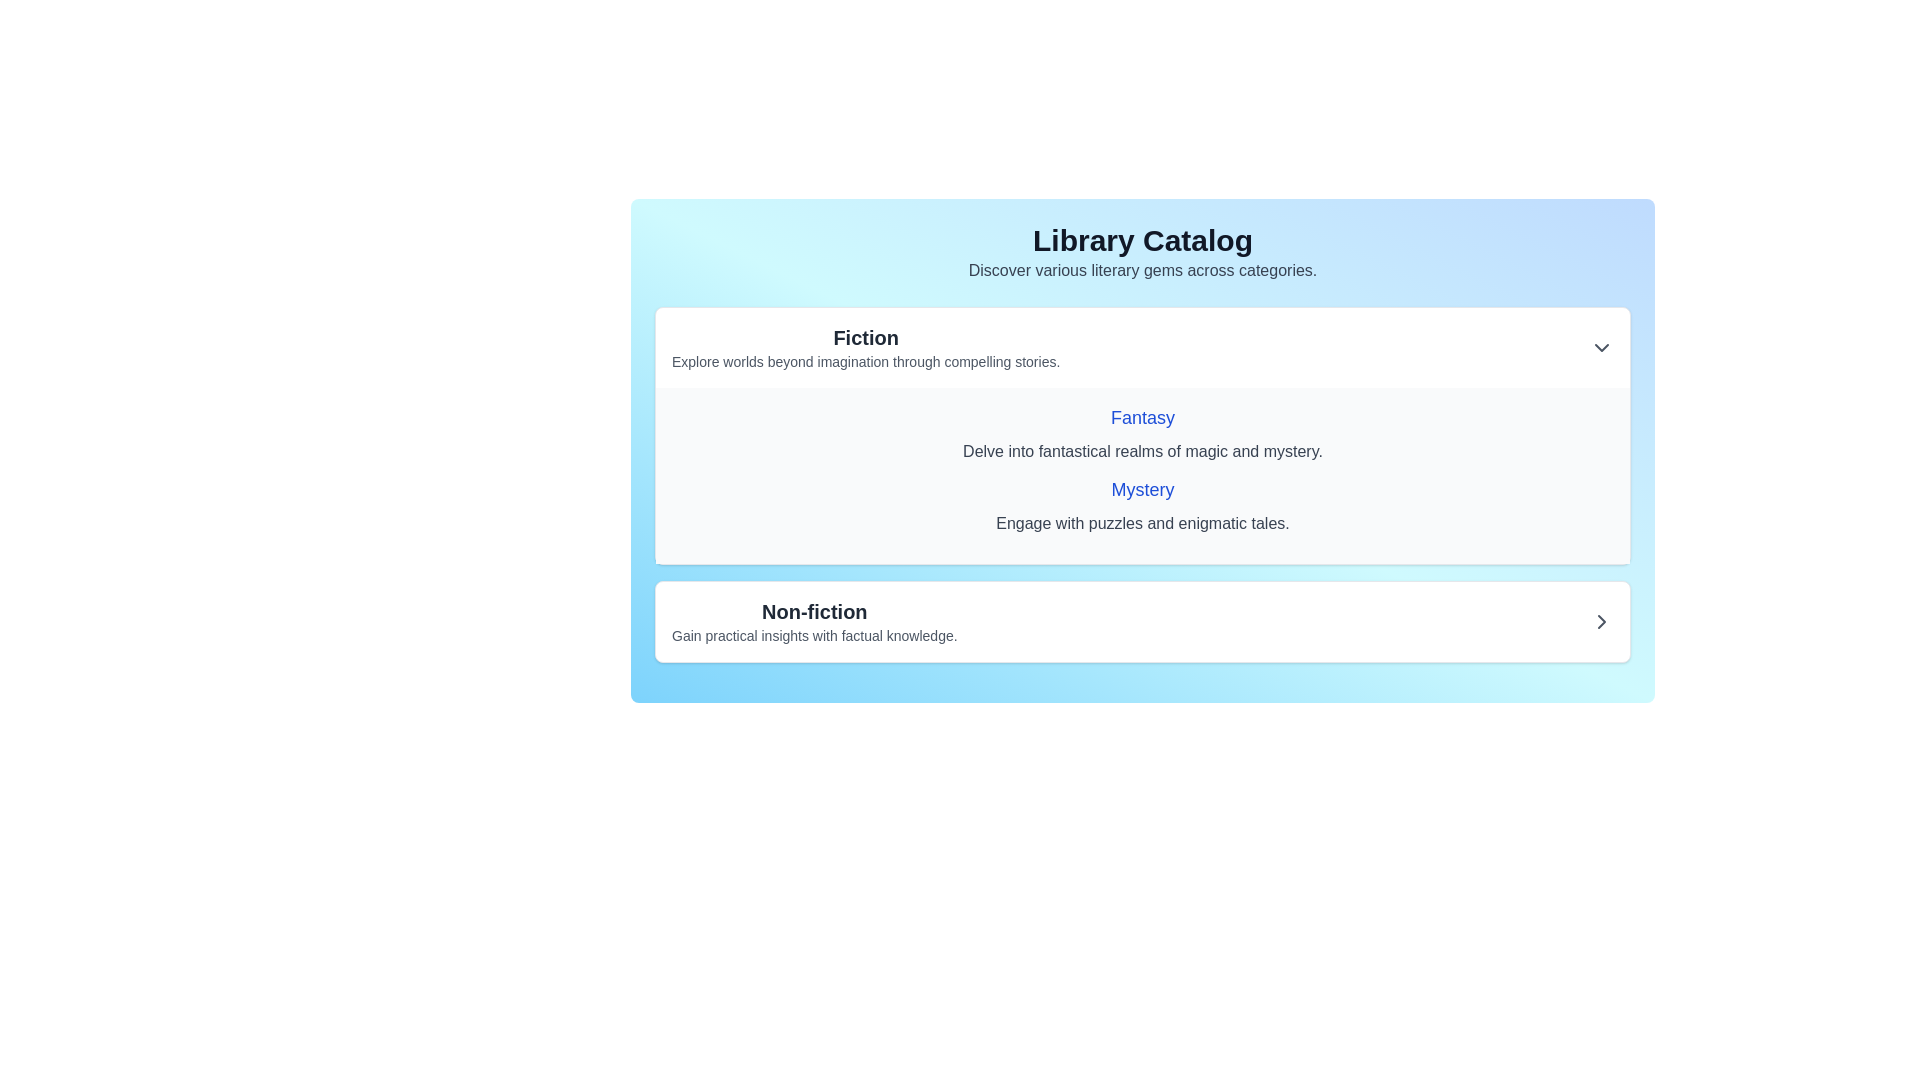 The width and height of the screenshot is (1920, 1080). Describe the element at coordinates (866, 362) in the screenshot. I see `descriptive text snippet 'Explore worlds beyond imagination through compelling stories.' located below the bold 'Fiction' heading in the library catalog interface` at that location.